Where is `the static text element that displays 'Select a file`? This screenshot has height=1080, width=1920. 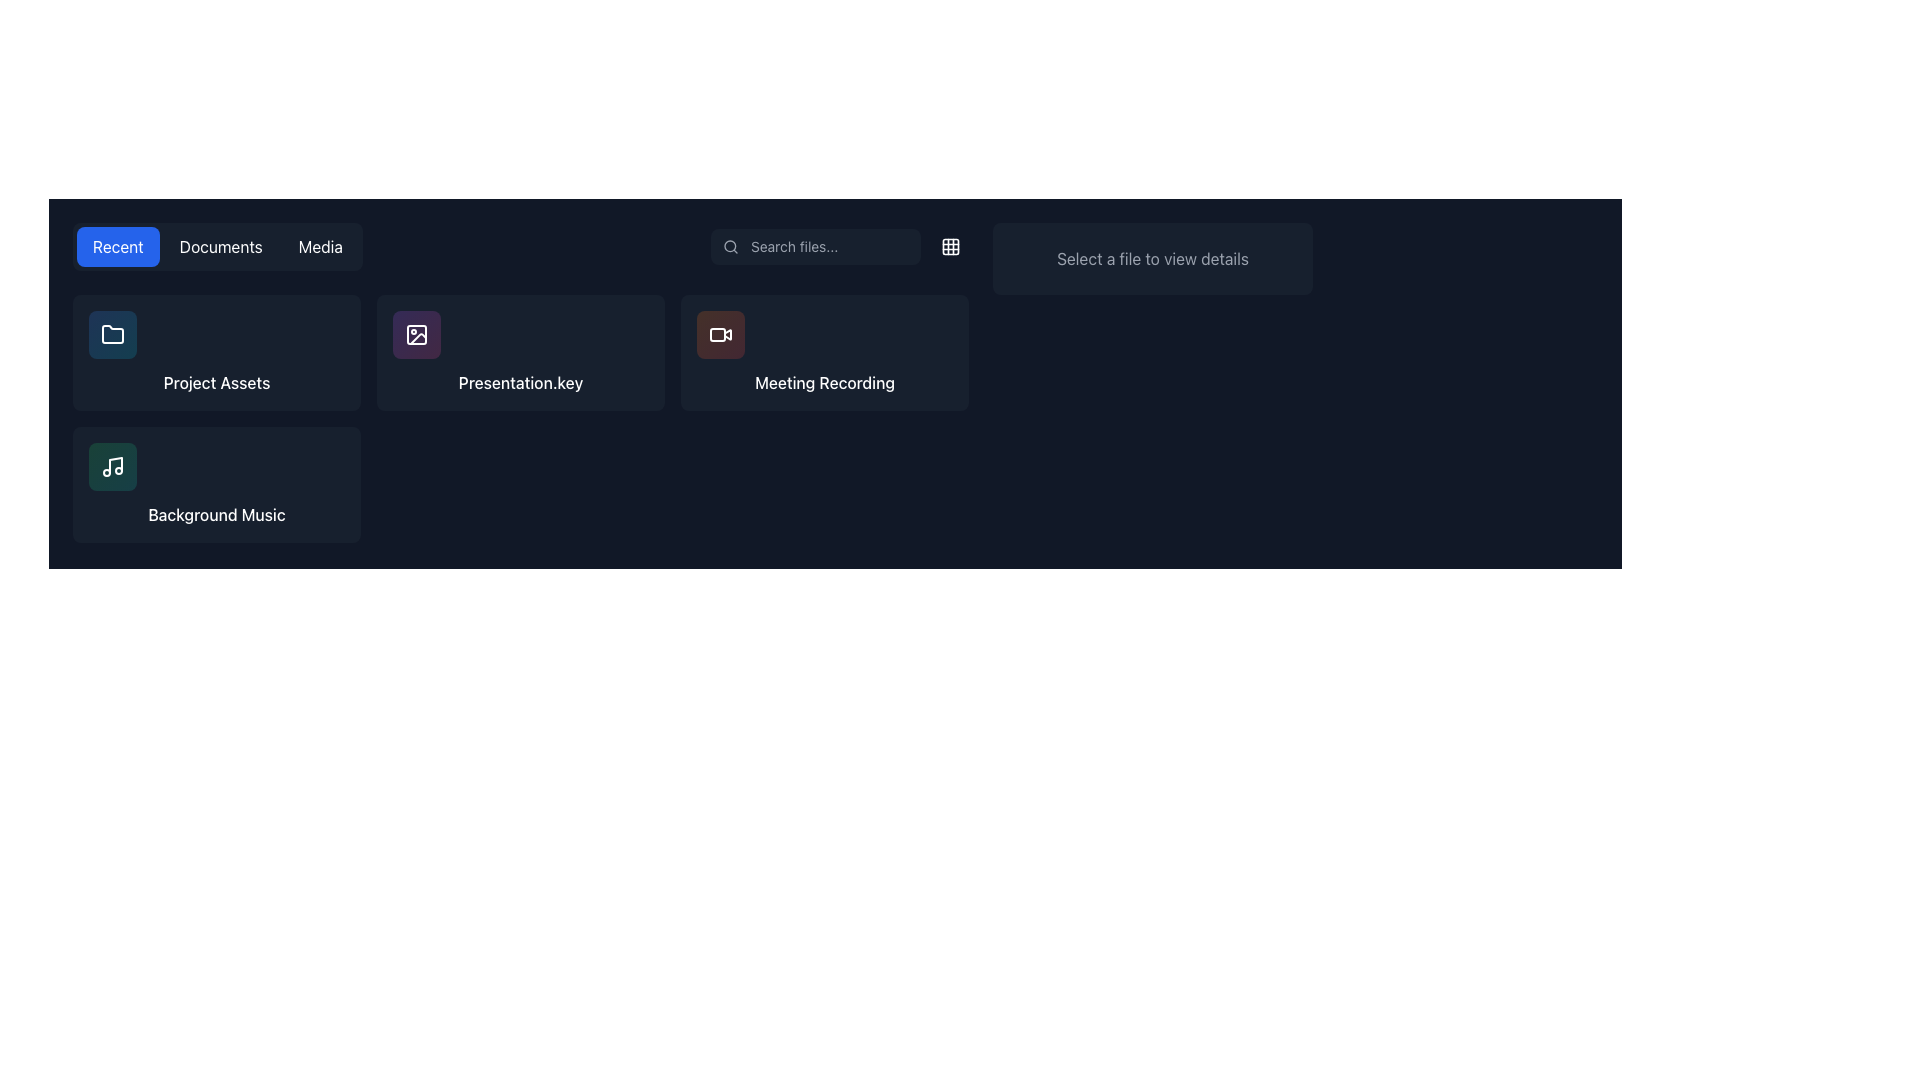 the static text element that displays 'Select a file is located at coordinates (1152, 257).